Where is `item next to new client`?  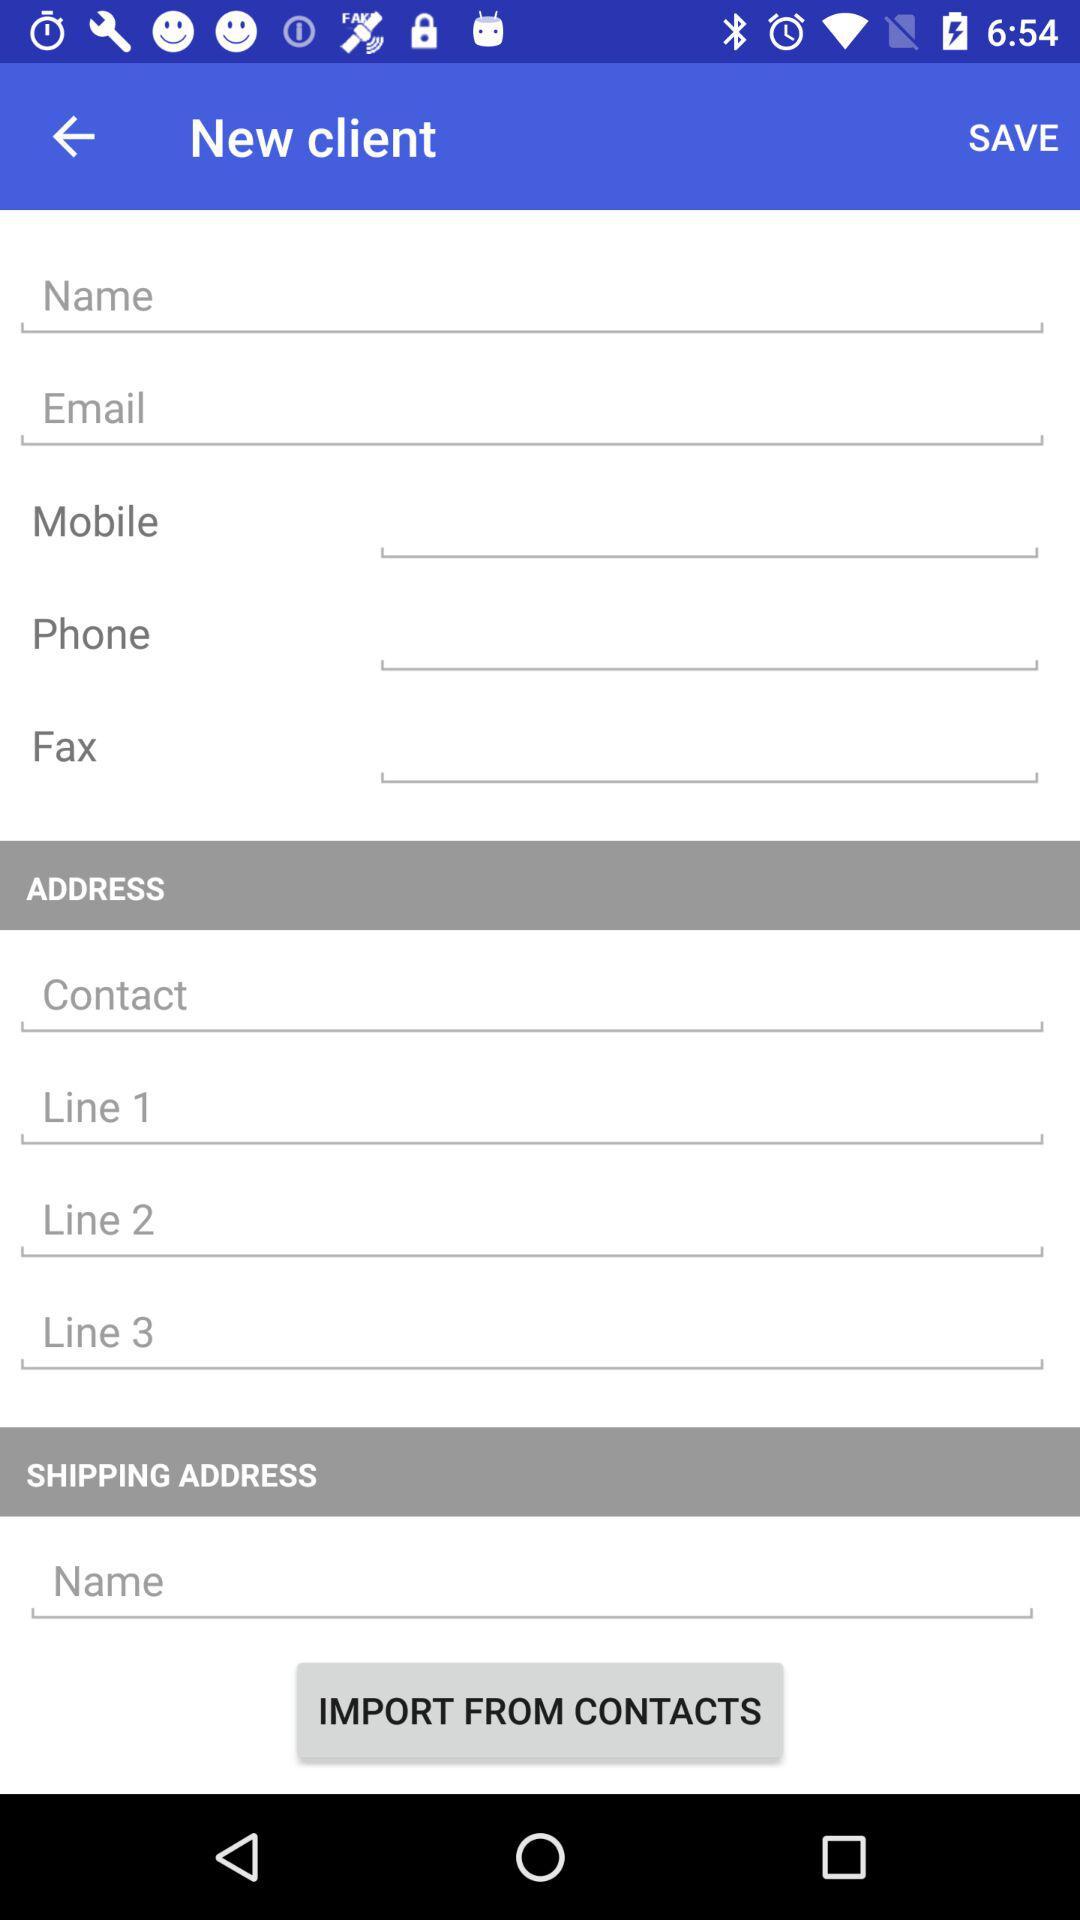
item next to new client is located at coordinates (72, 135).